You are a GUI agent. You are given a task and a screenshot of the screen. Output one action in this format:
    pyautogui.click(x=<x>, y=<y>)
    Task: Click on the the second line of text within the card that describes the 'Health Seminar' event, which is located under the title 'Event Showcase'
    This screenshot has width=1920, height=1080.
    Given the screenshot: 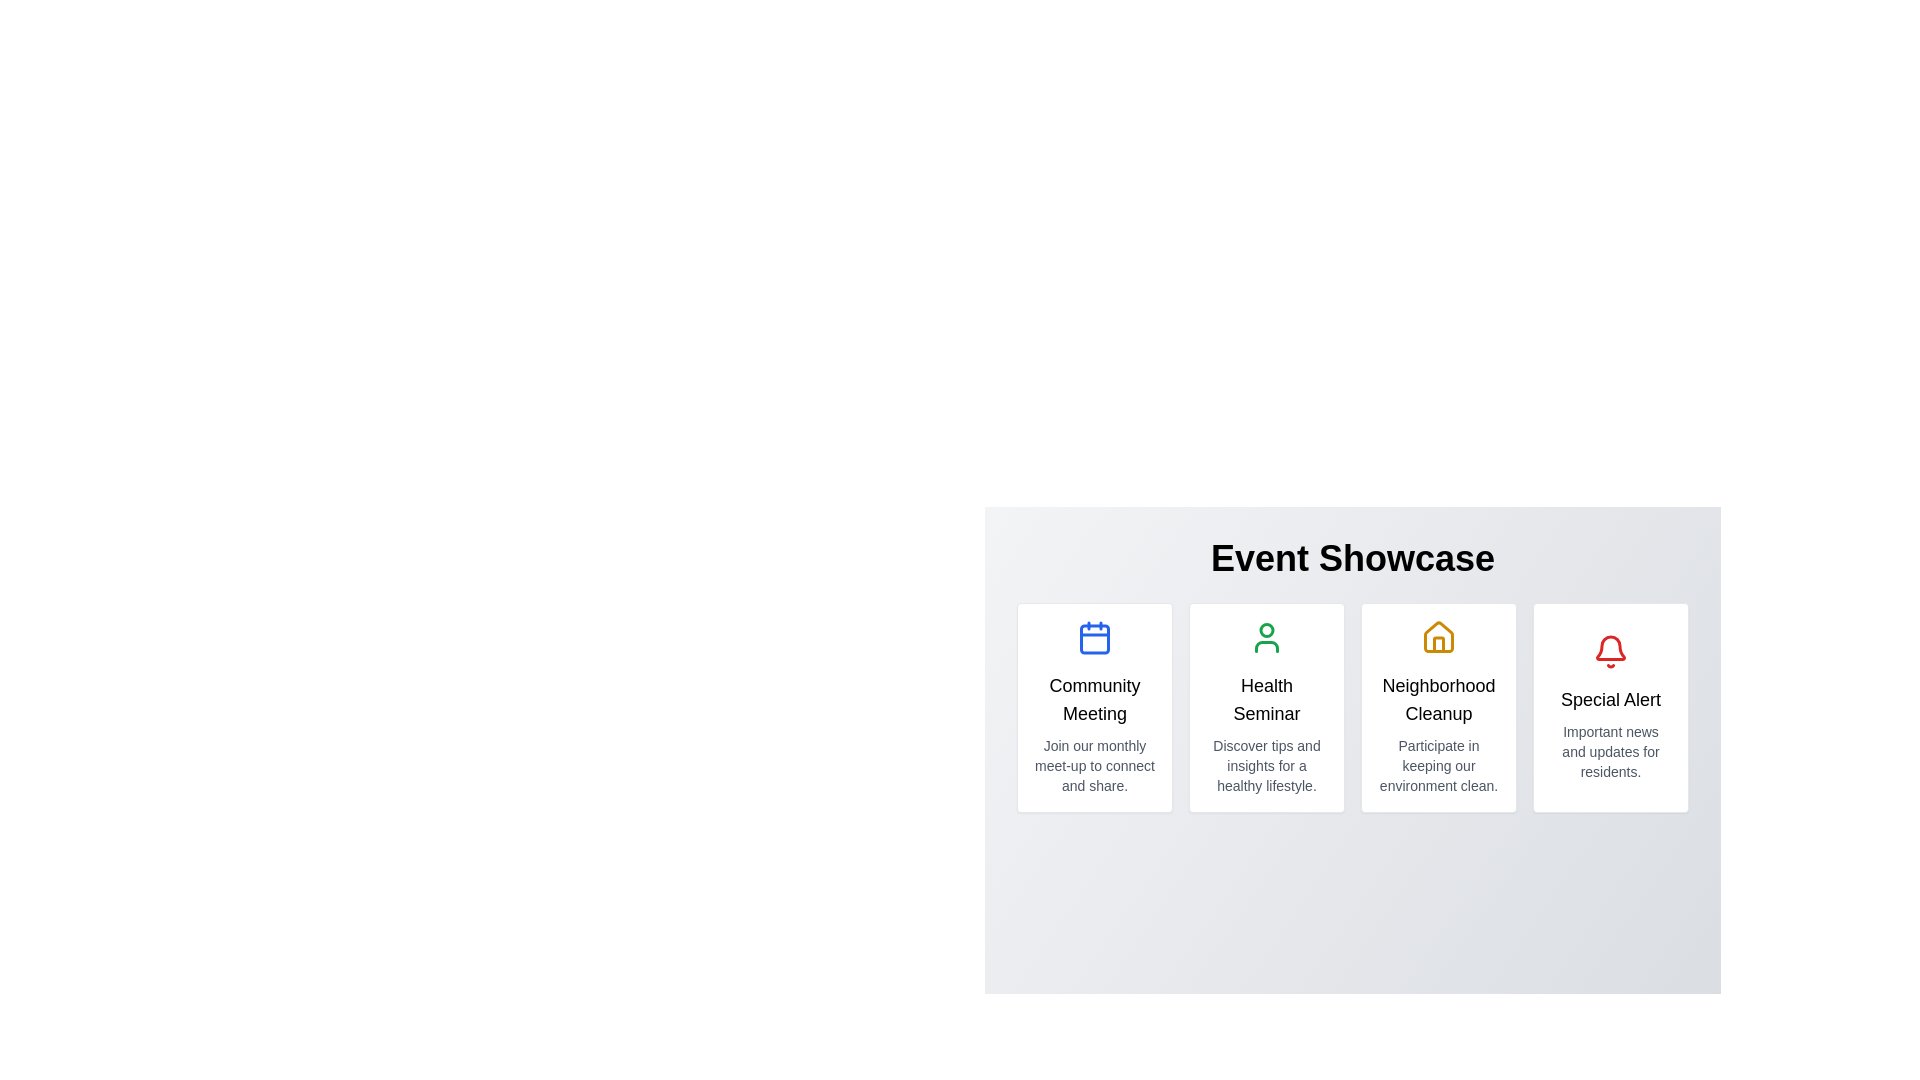 What is the action you would take?
    pyautogui.click(x=1266, y=765)
    